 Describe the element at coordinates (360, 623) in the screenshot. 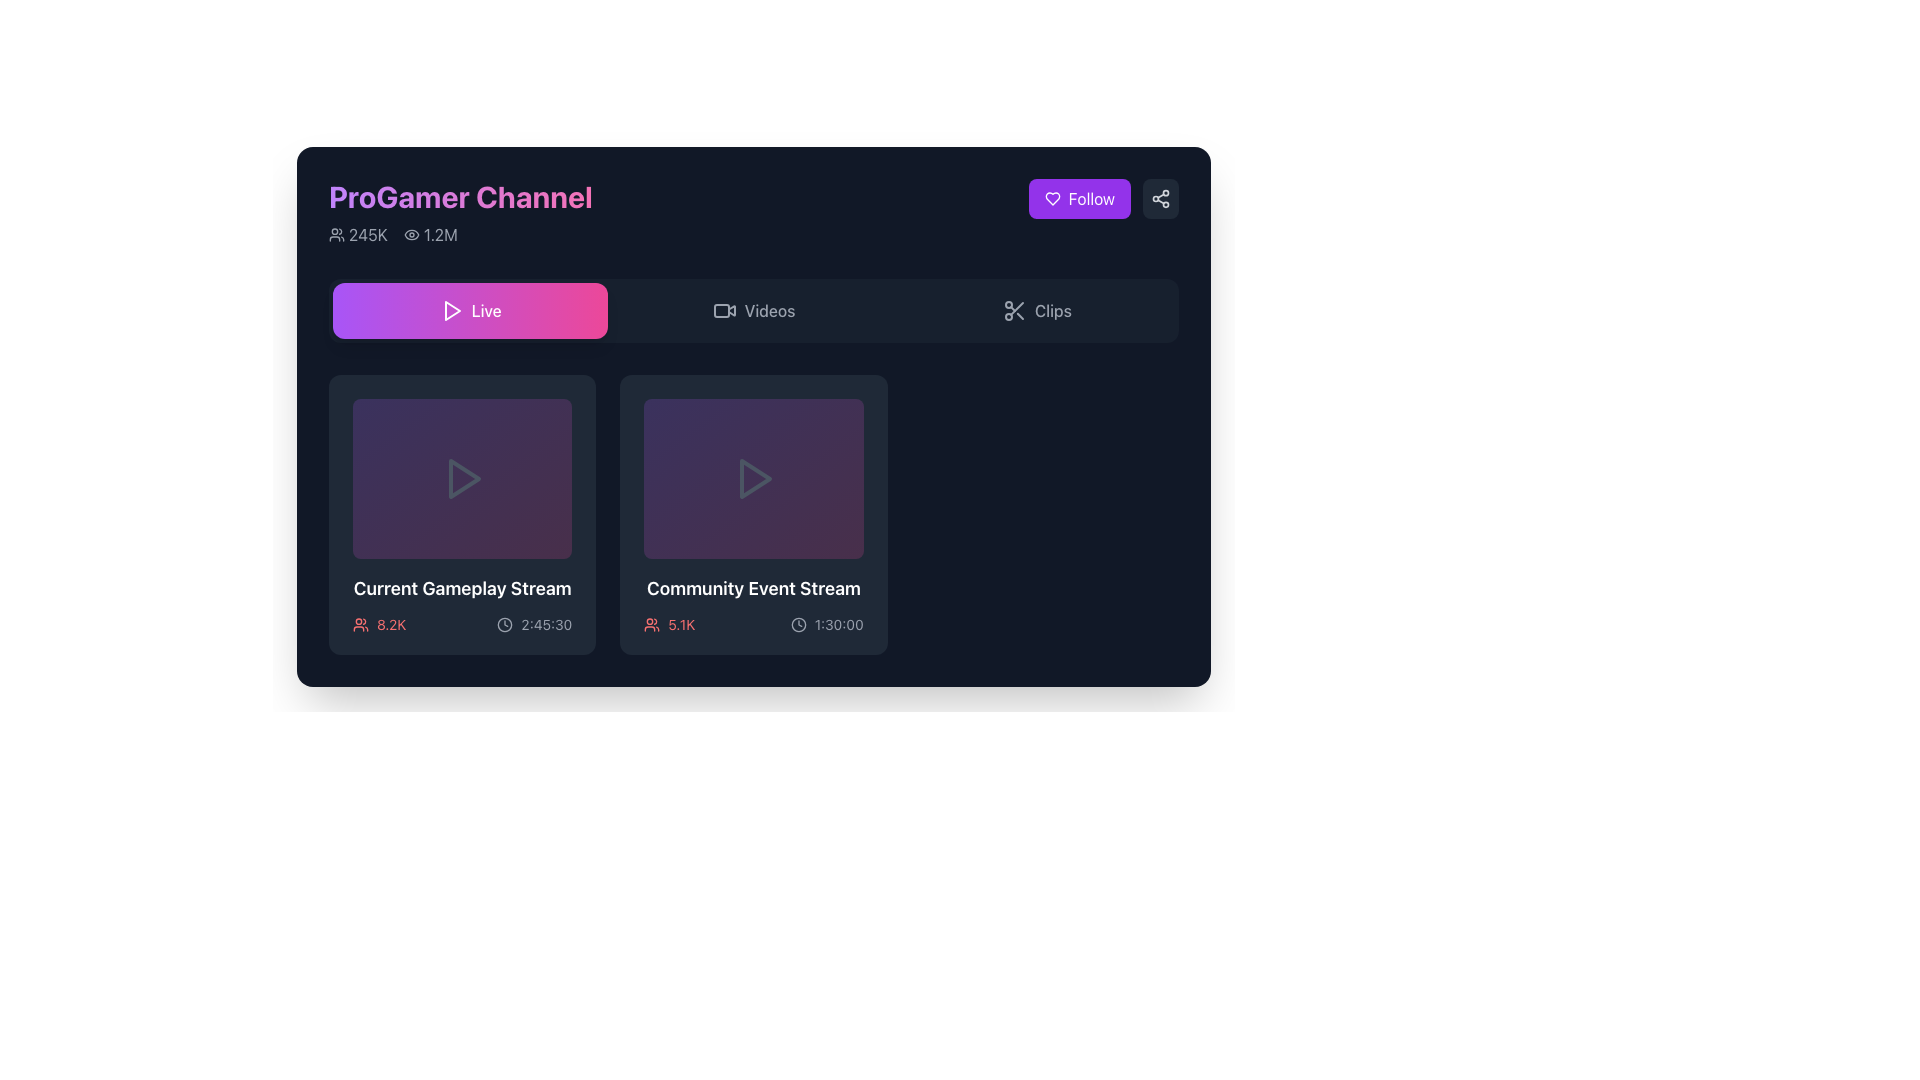

I see `the SVG Icon element representing a silhouette of a group of three people, located at the bottom of the first media content card titled 'Current Gameplay Stream'` at that location.